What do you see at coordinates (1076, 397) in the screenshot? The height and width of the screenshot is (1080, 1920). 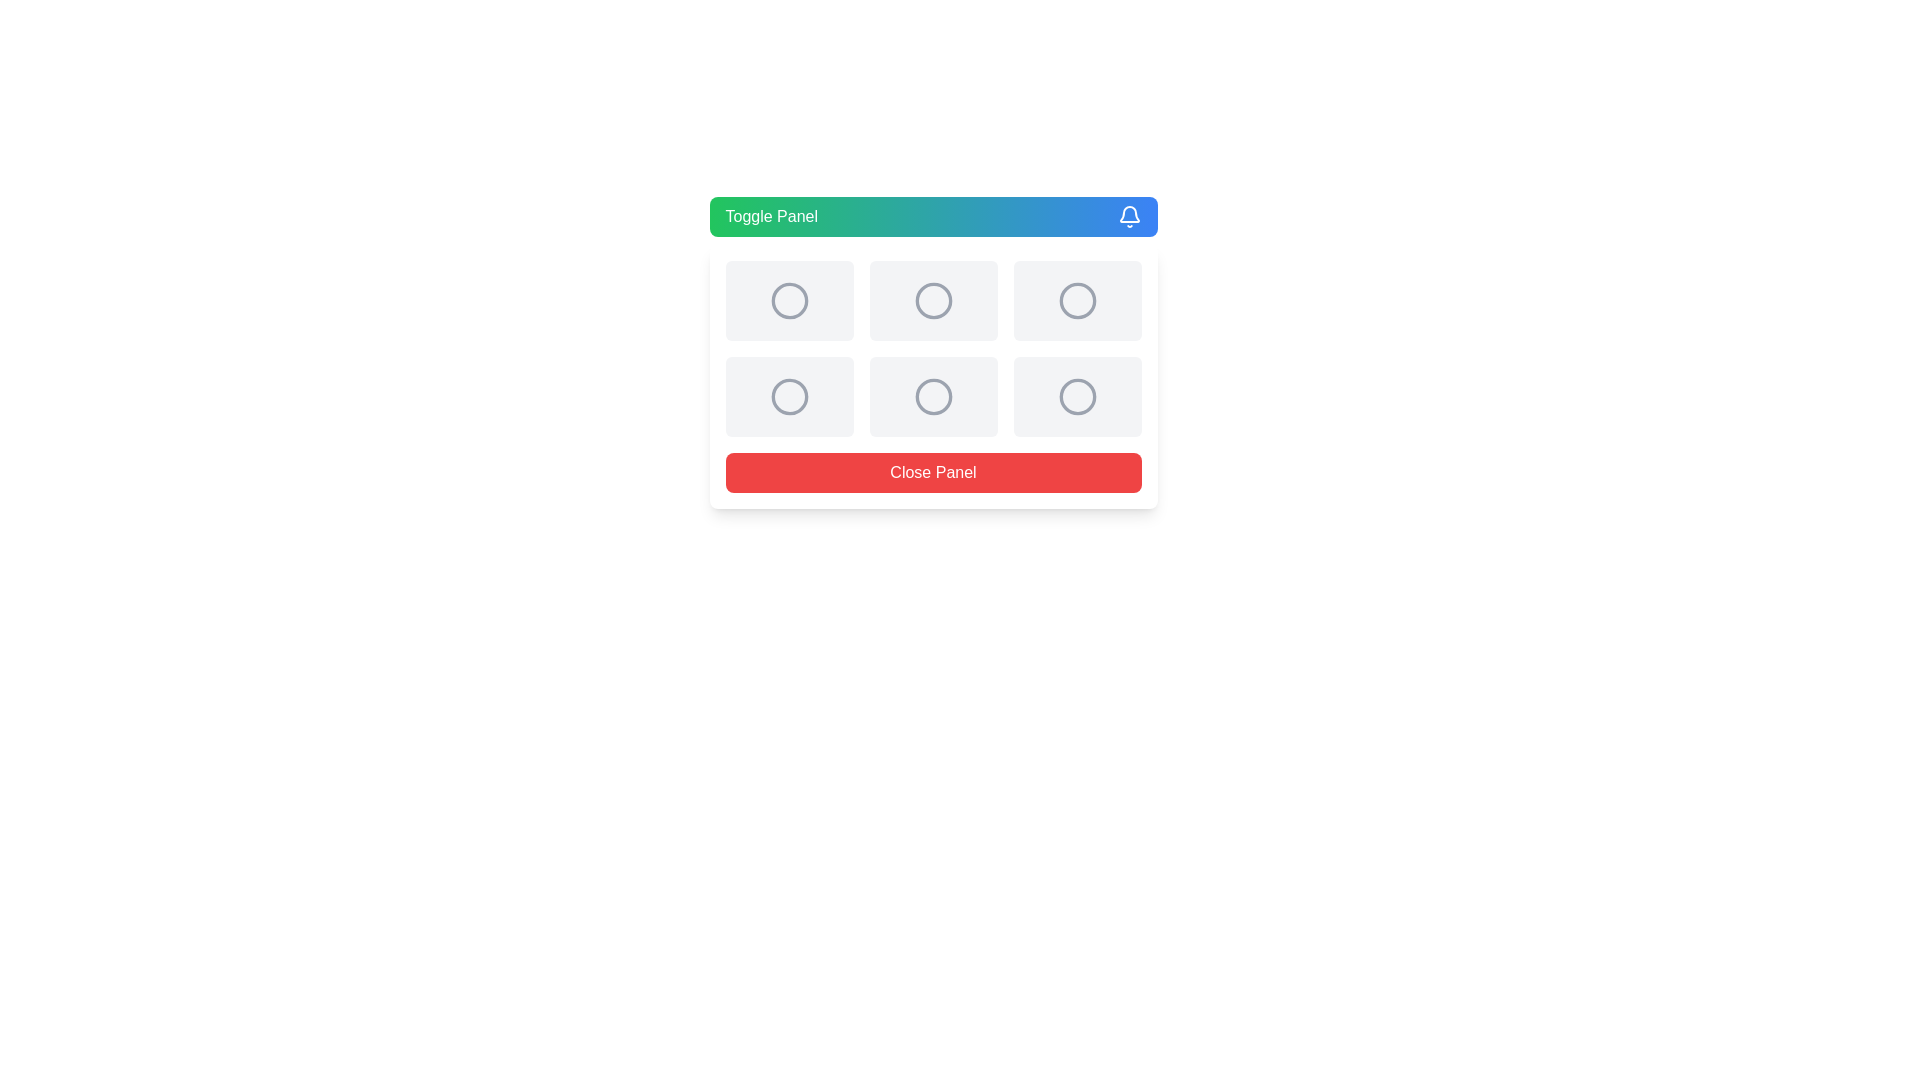 I see `the center circle of the sixth item in a 3x2 grid layout on the panel, which has a neutral grey border and no fill` at bounding box center [1076, 397].